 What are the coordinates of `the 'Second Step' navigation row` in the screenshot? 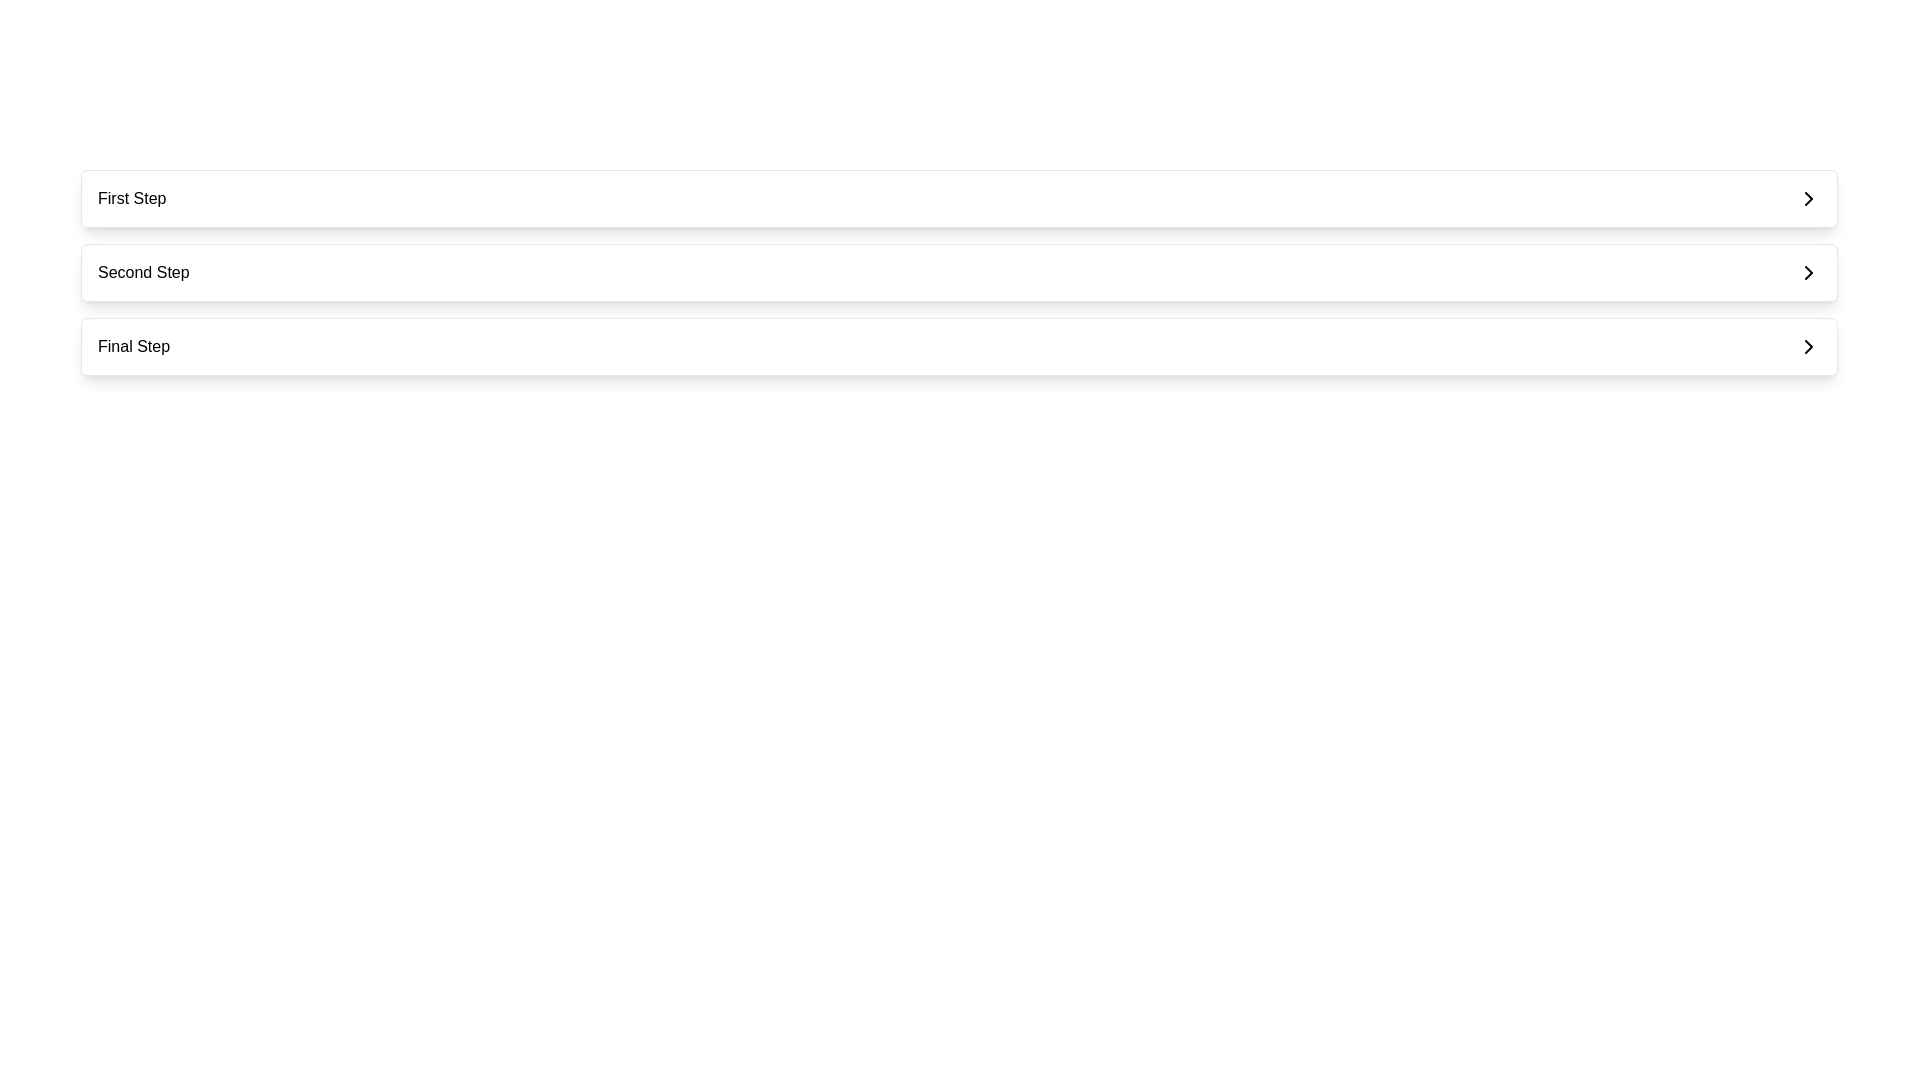 It's located at (958, 273).